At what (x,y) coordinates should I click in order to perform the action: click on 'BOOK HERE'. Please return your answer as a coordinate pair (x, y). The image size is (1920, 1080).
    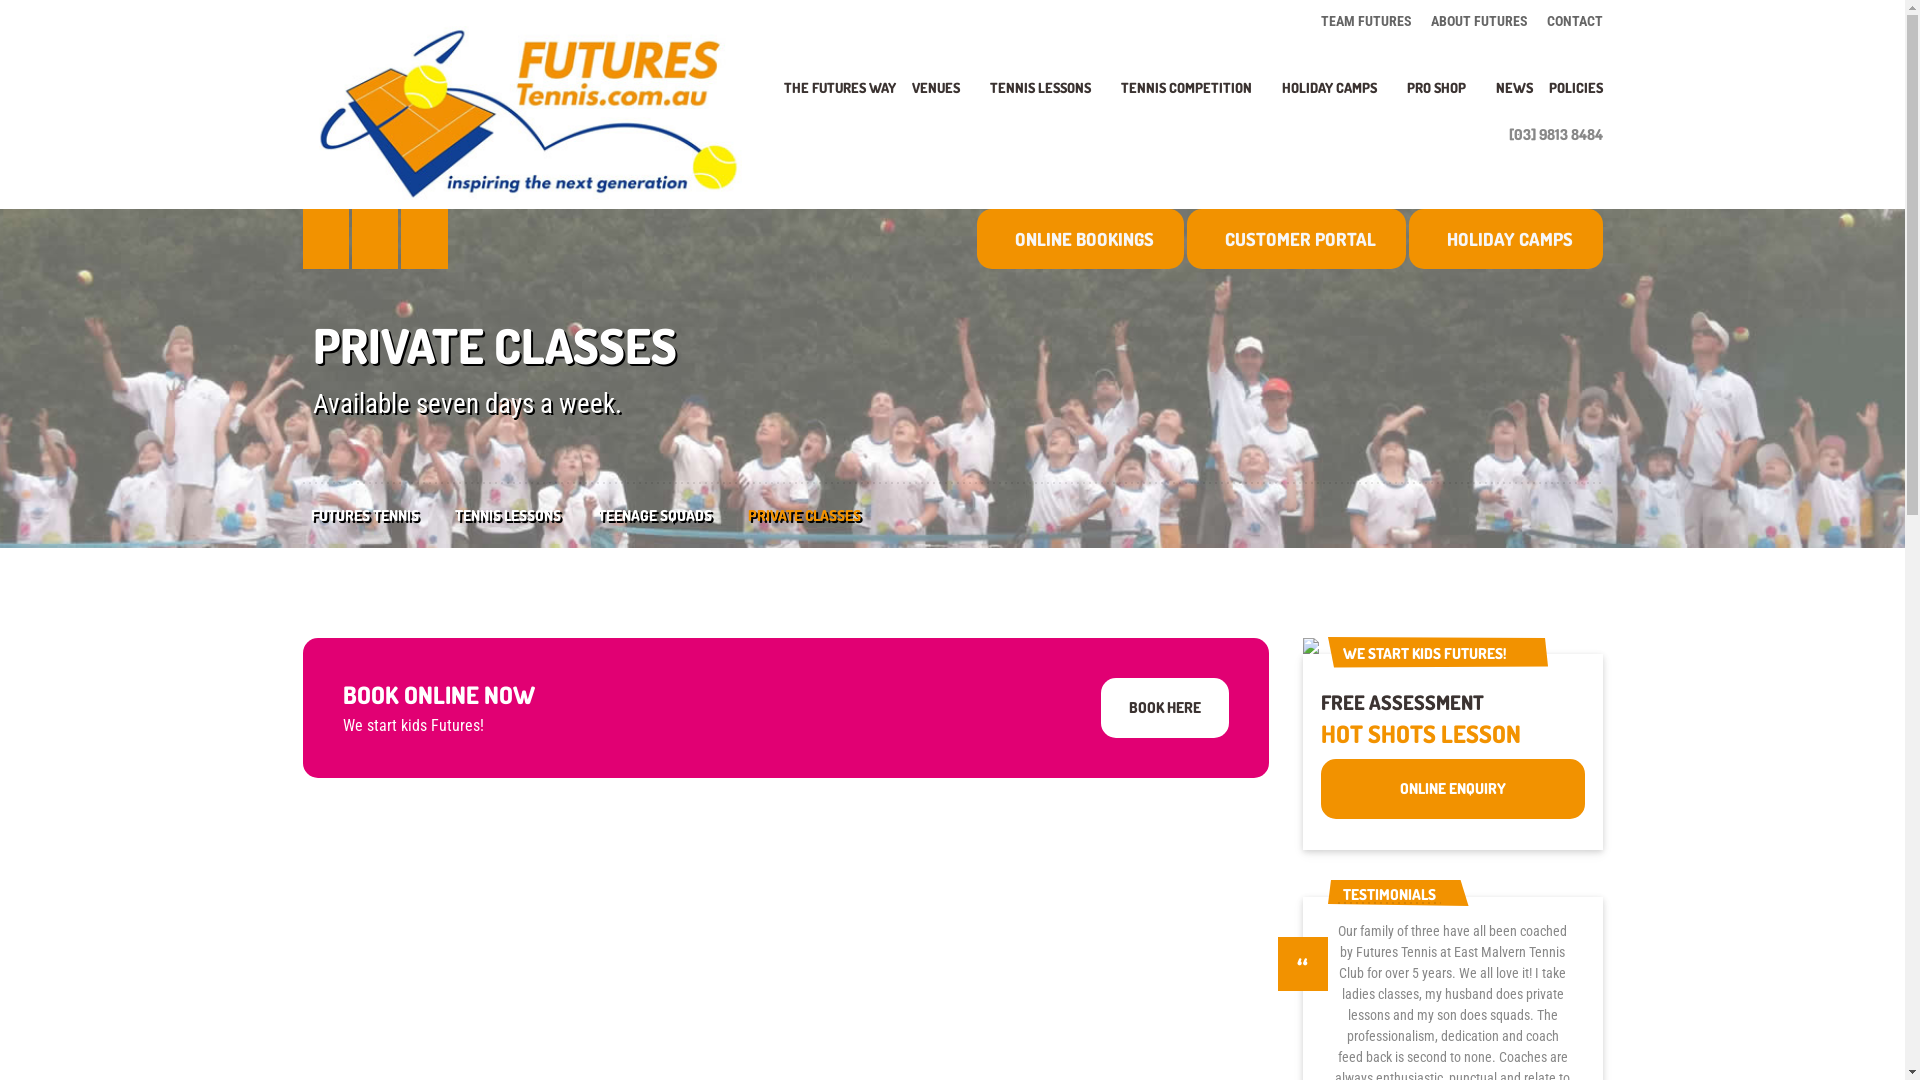
    Looking at the image, I should click on (1165, 707).